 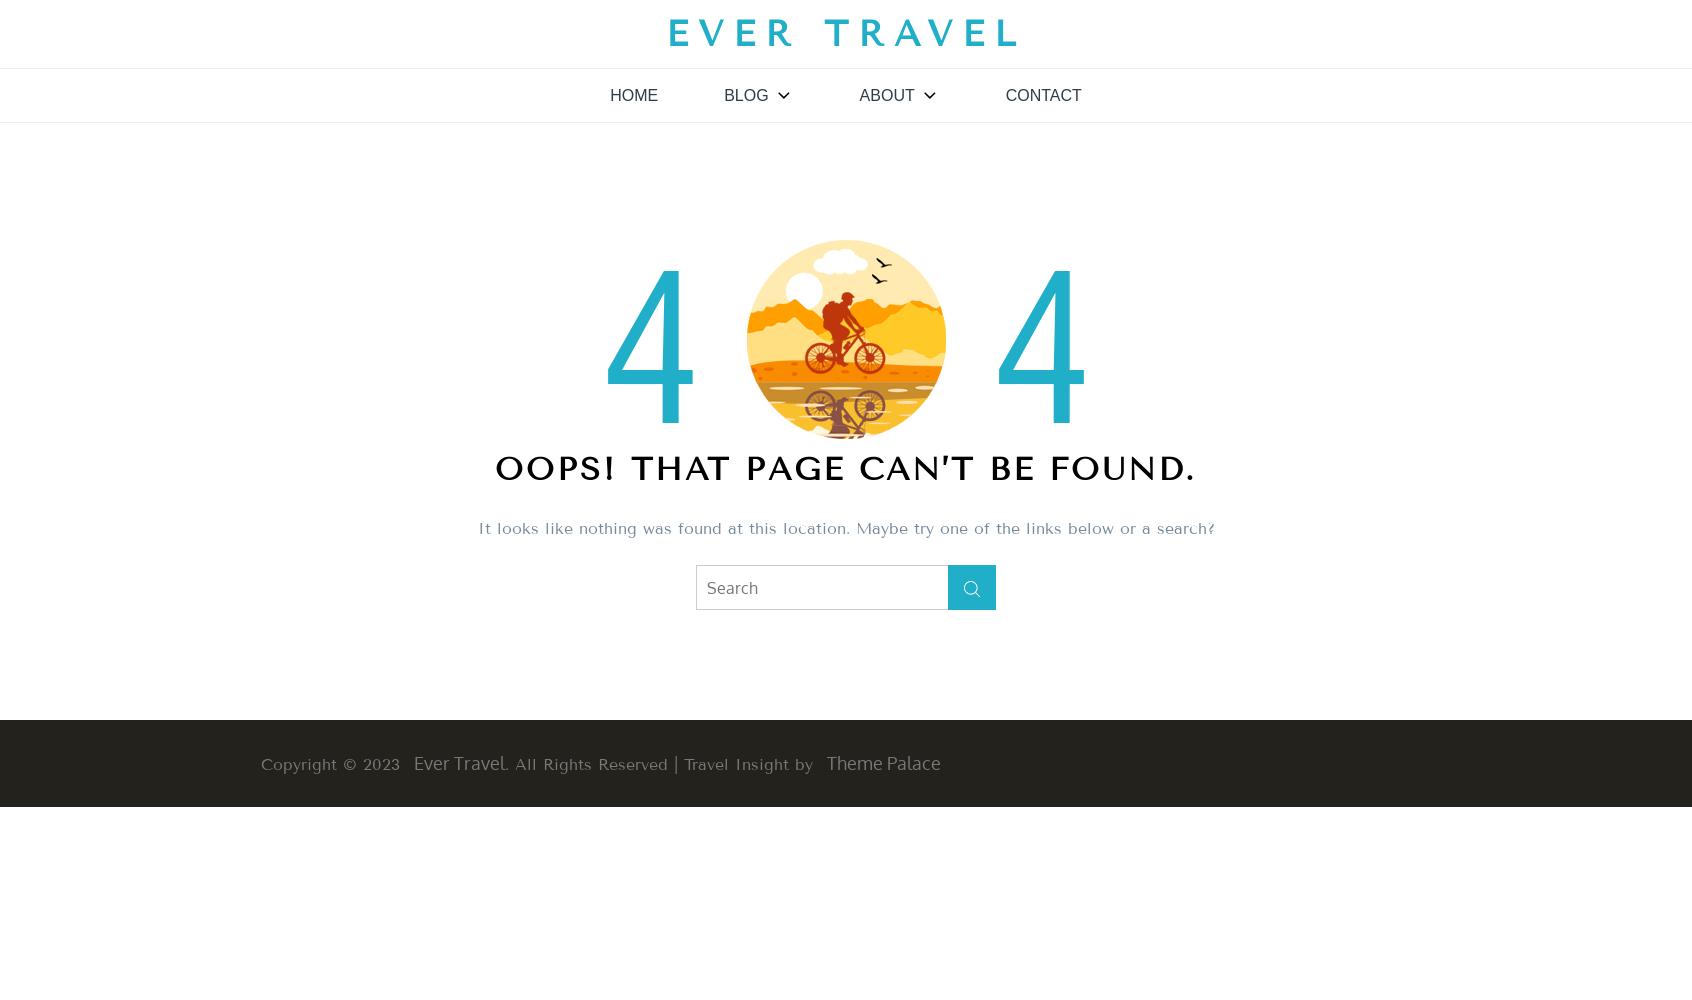 What do you see at coordinates (846, 468) in the screenshot?
I see `'Oops! That page can’t be found.'` at bounding box center [846, 468].